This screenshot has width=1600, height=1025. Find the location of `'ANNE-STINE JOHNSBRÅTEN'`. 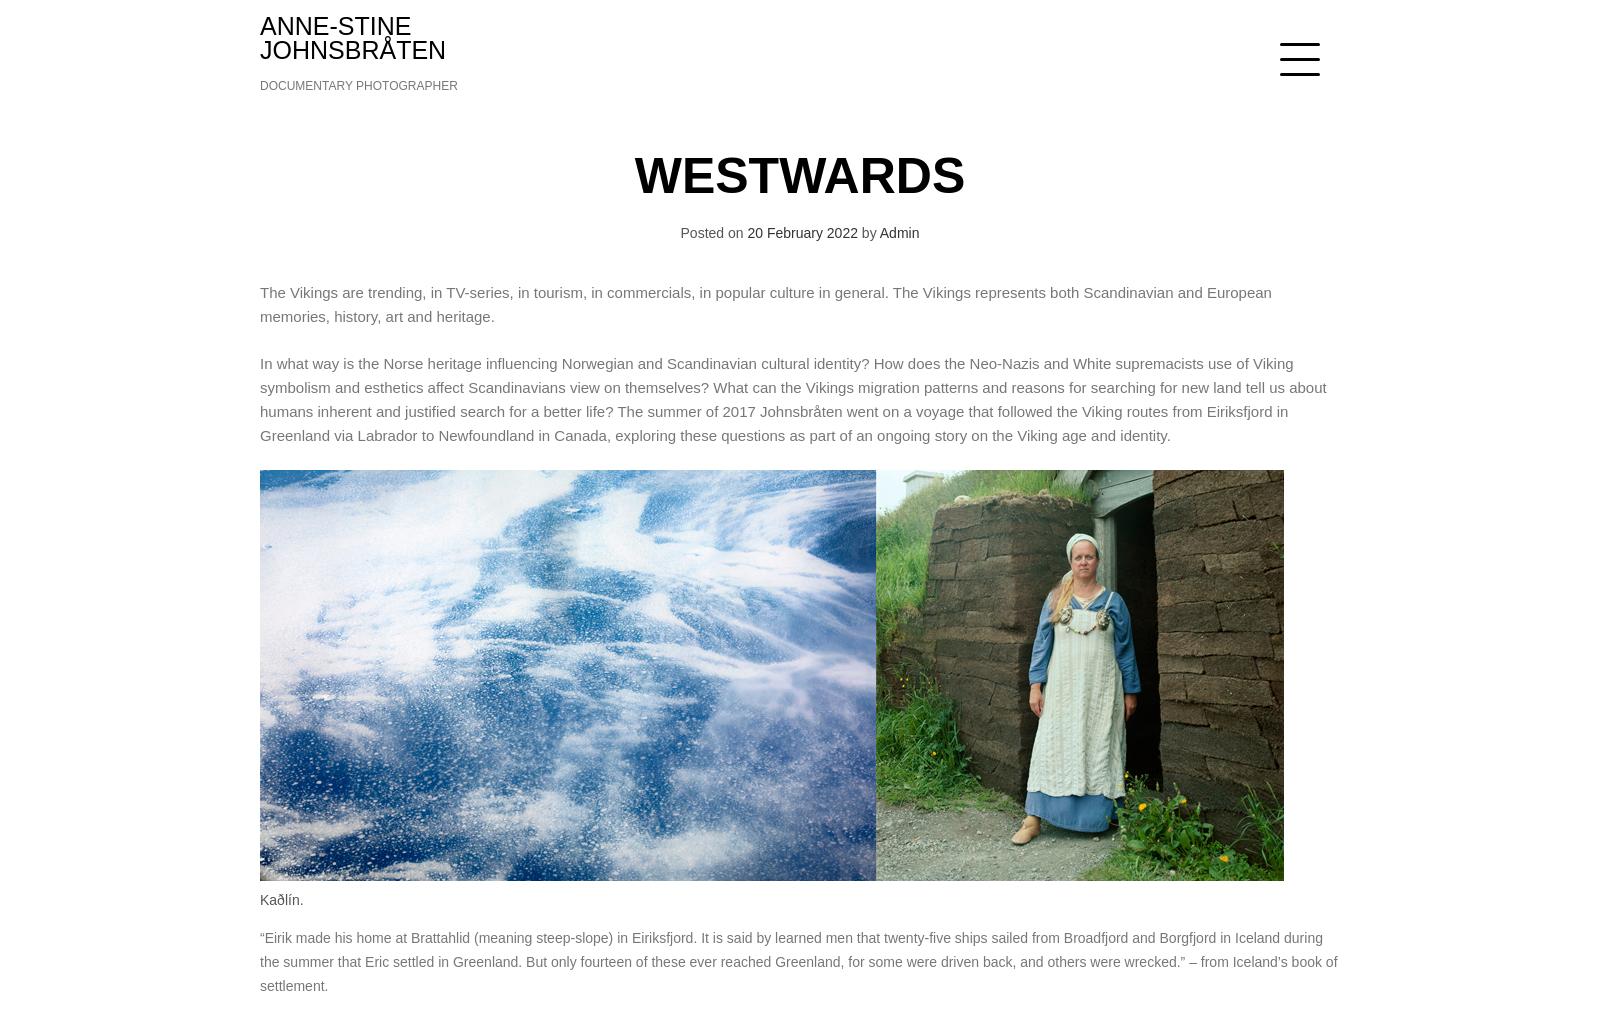

'ANNE-STINE JOHNSBRÅTEN' is located at coordinates (352, 38).